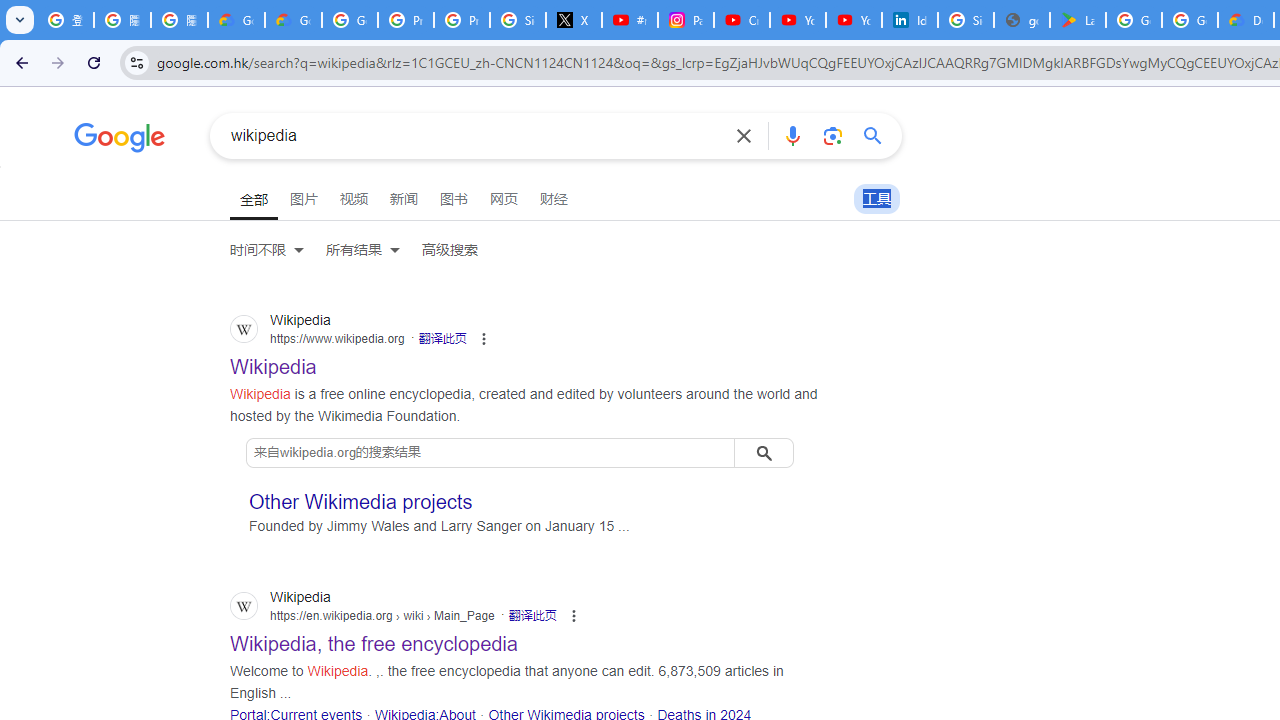  What do you see at coordinates (236, 20) in the screenshot?
I see `'Google Cloud Privacy Notice'` at bounding box center [236, 20].